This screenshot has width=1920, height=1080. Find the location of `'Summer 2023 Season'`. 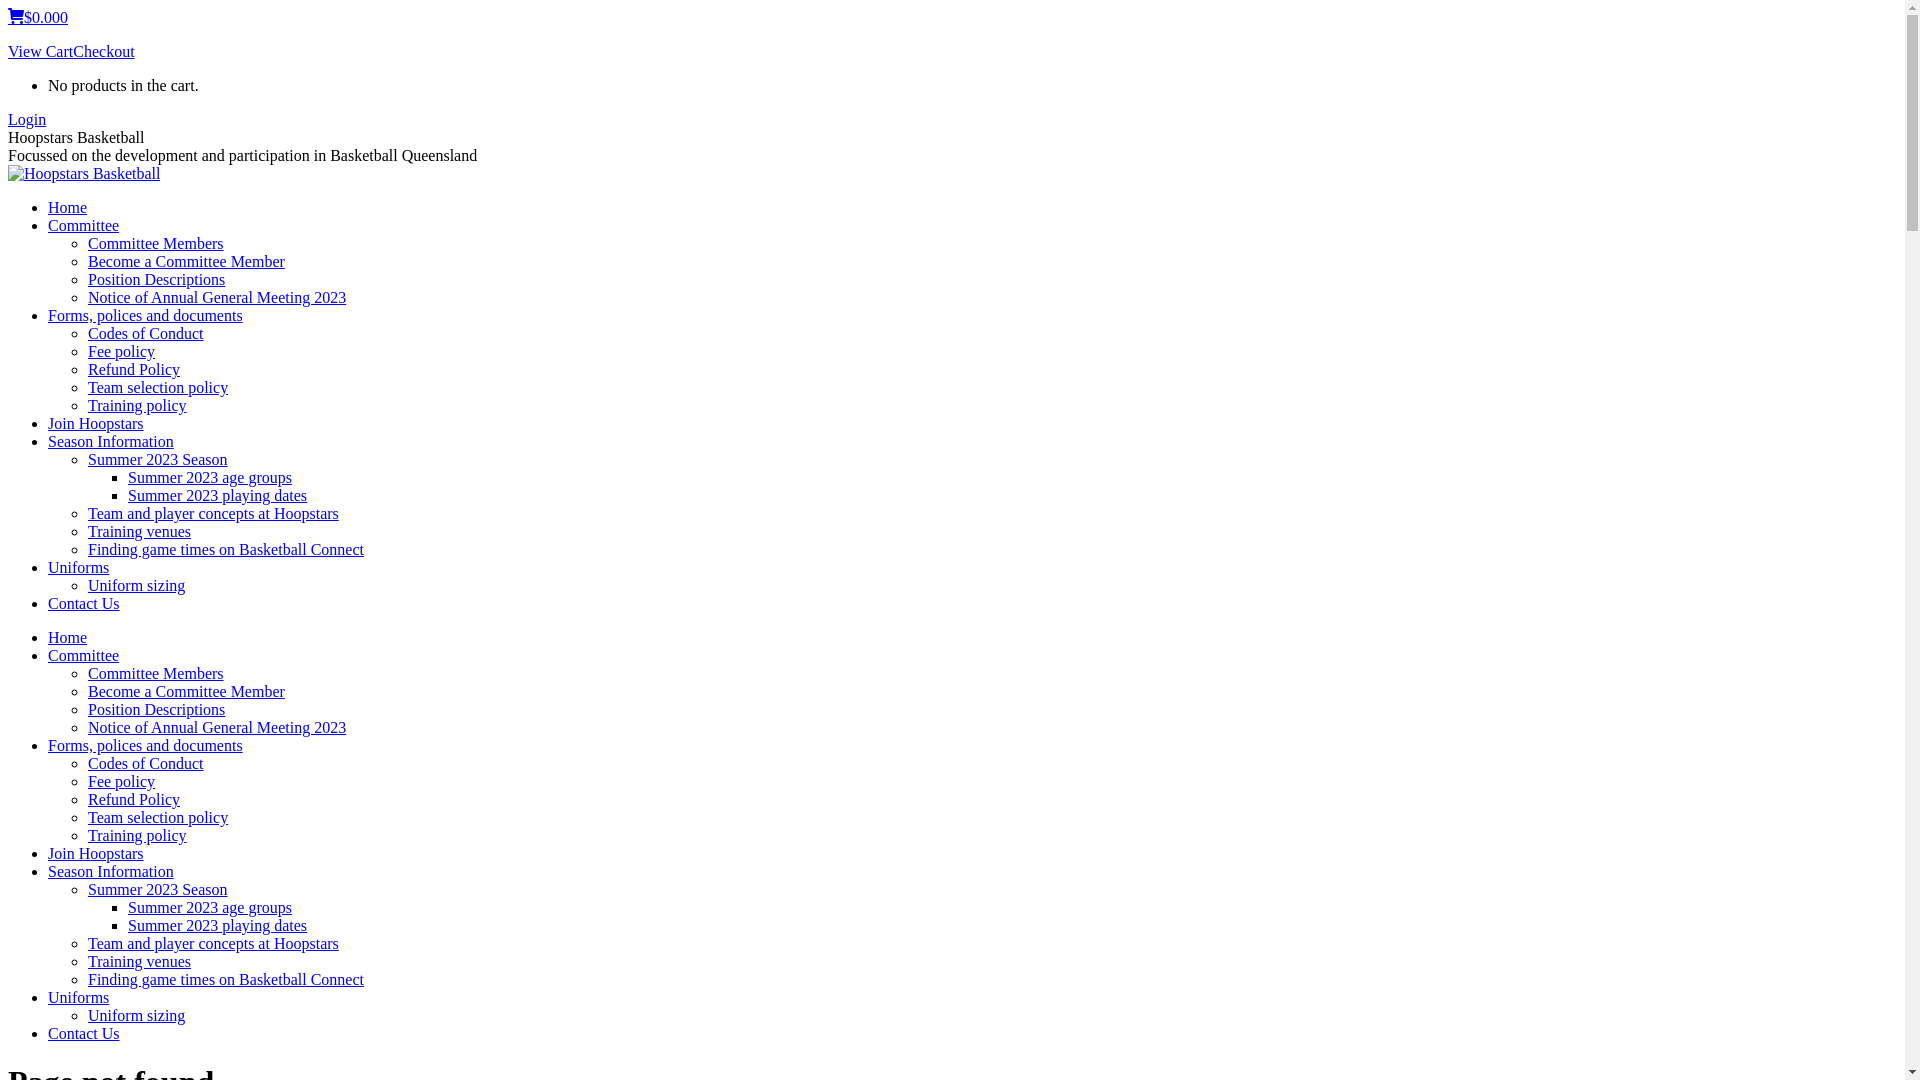

'Summer 2023 Season' is located at coordinates (157, 459).